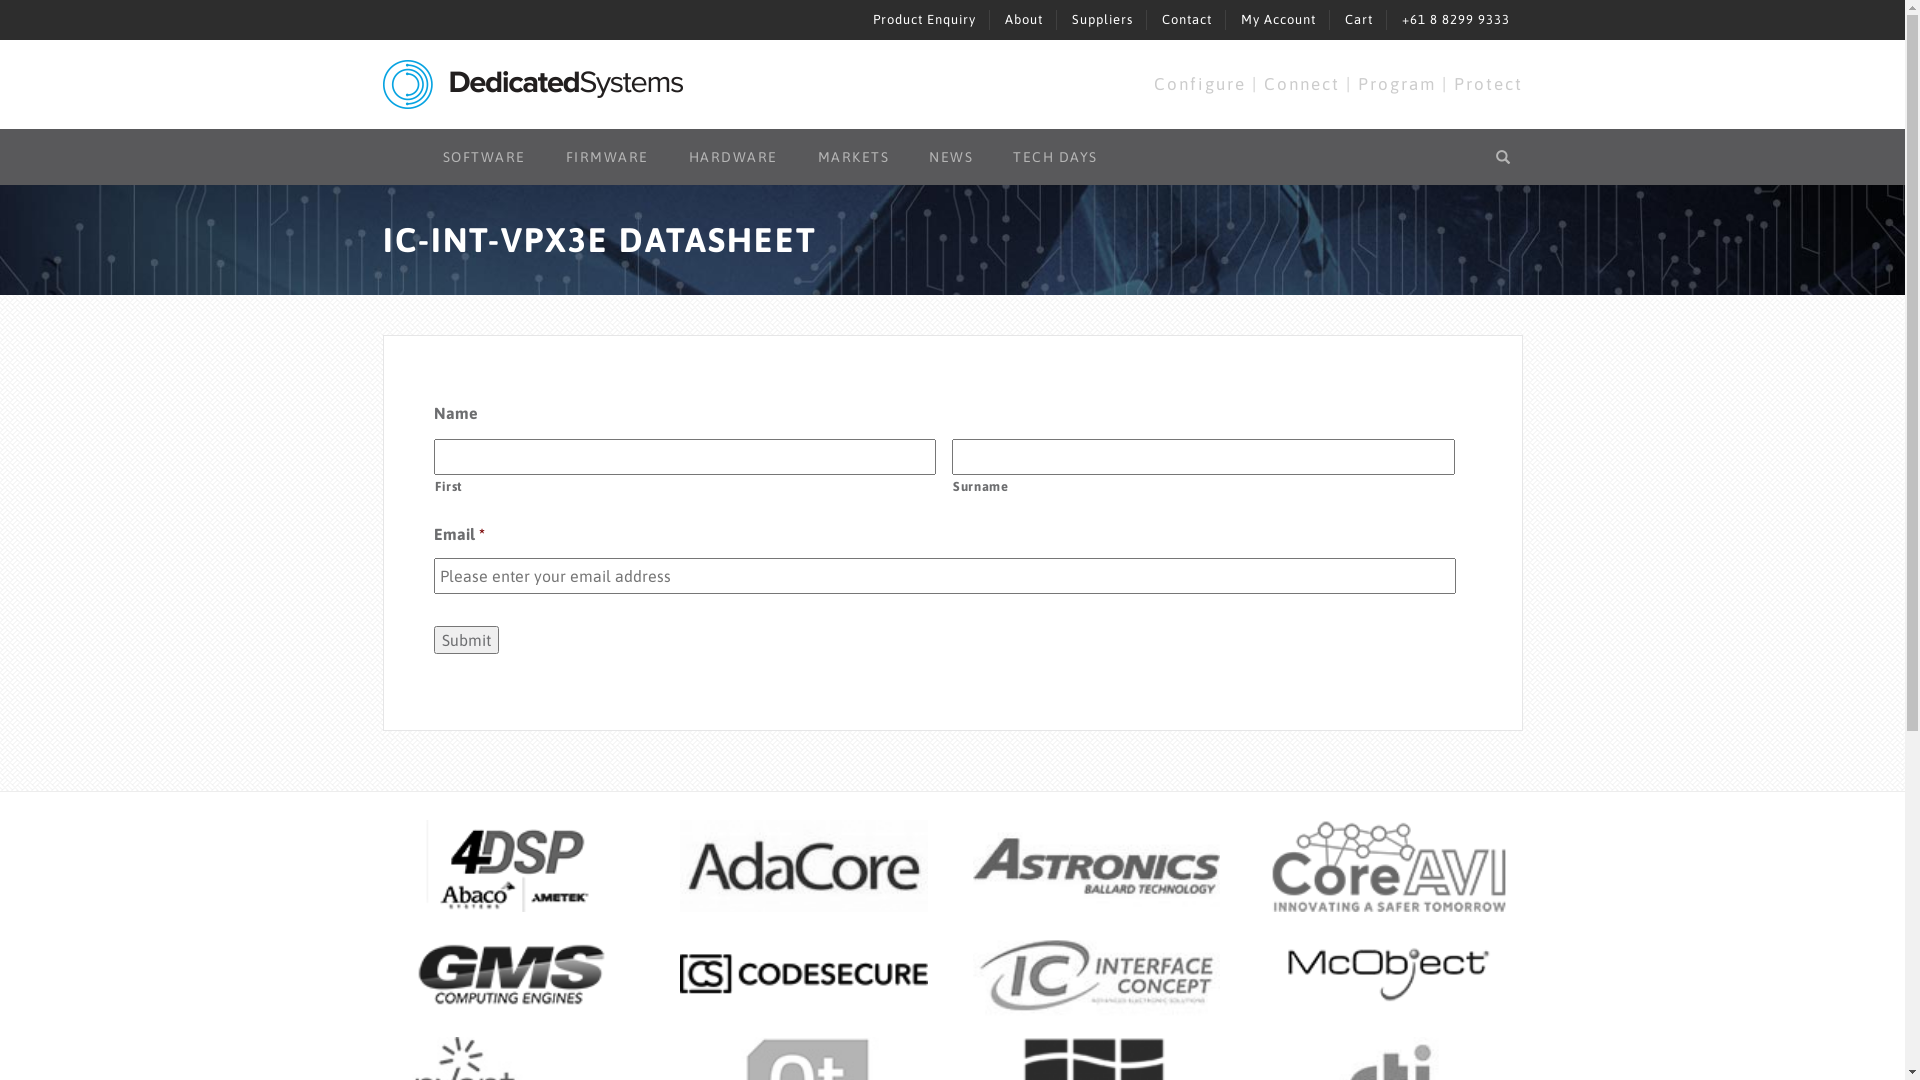 The height and width of the screenshot is (1080, 1920). I want to click on 'HARDWARE', so click(731, 156).